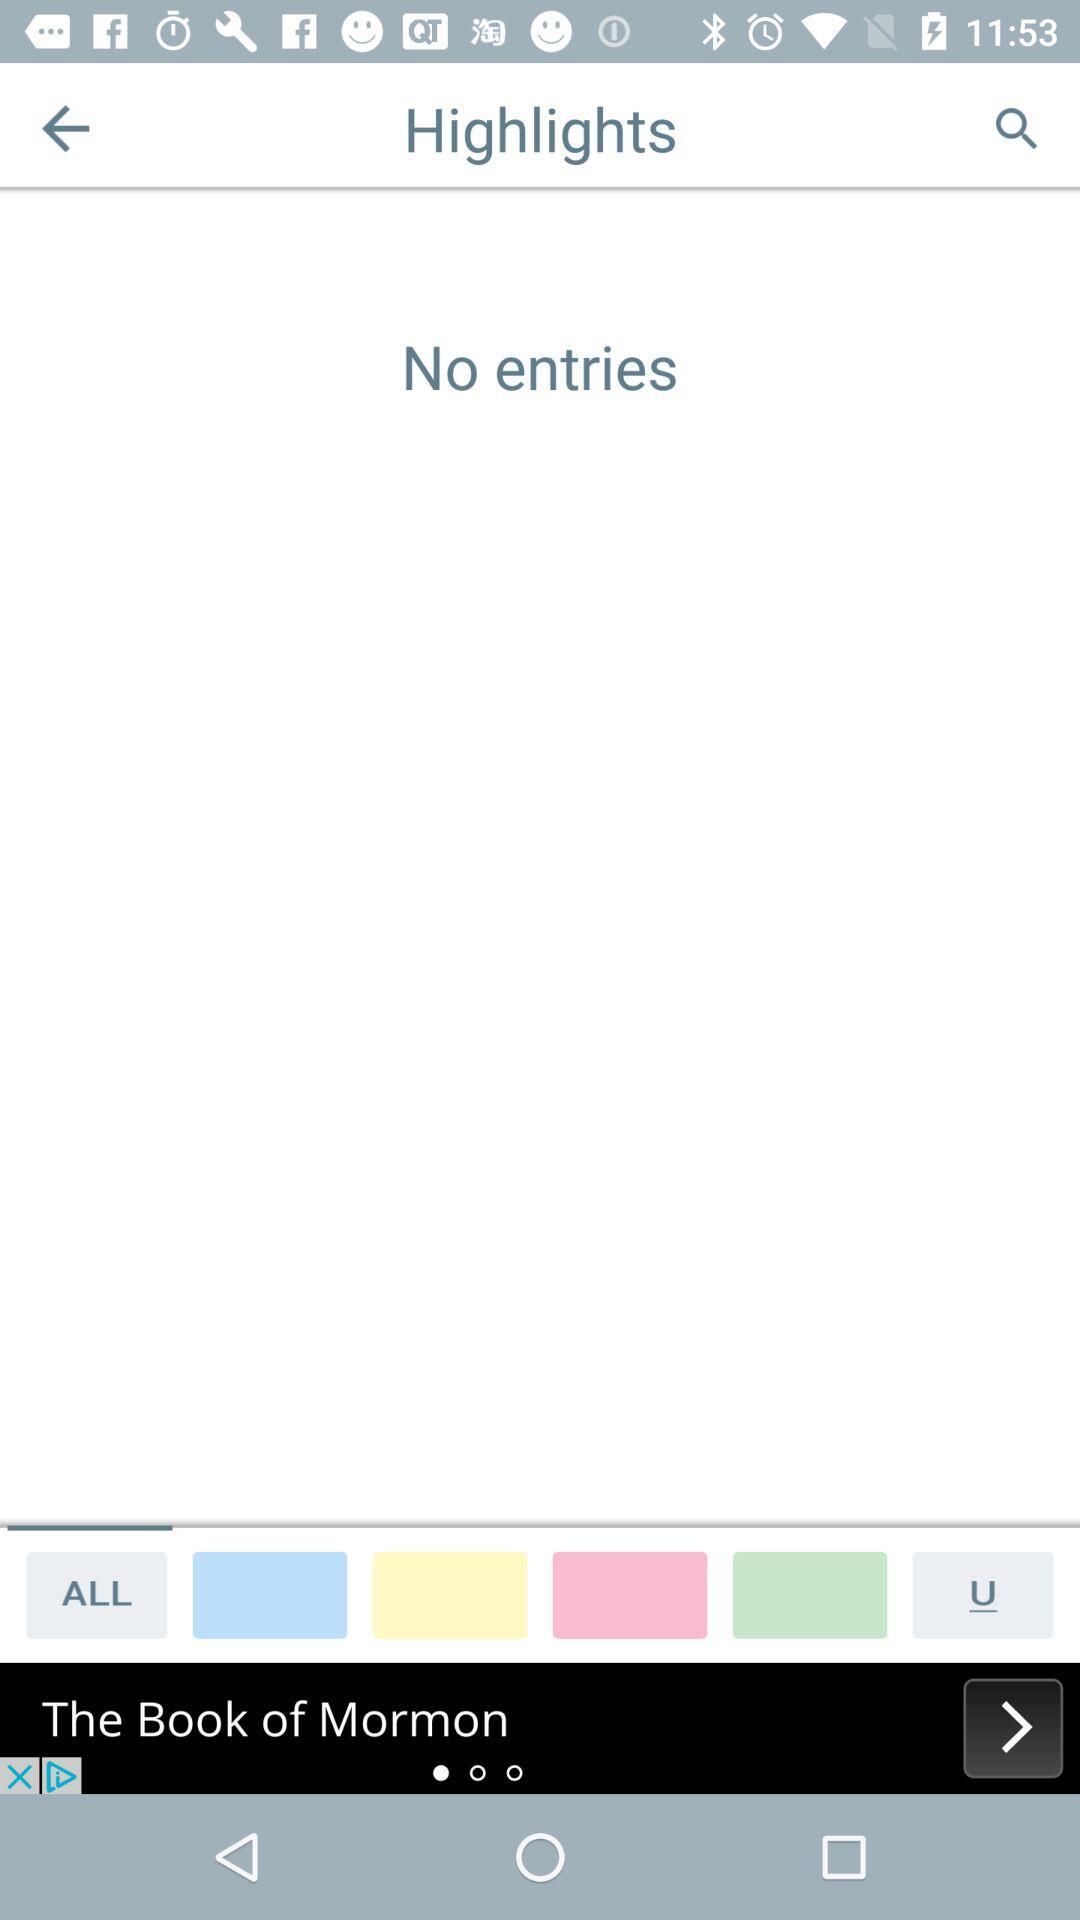 The height and width of the screenshot is (1920, 1080). What do you see at coordinates (540, 1727) in the screenshot?
I see `its an advertisement` at bounding box center [540, 1727].